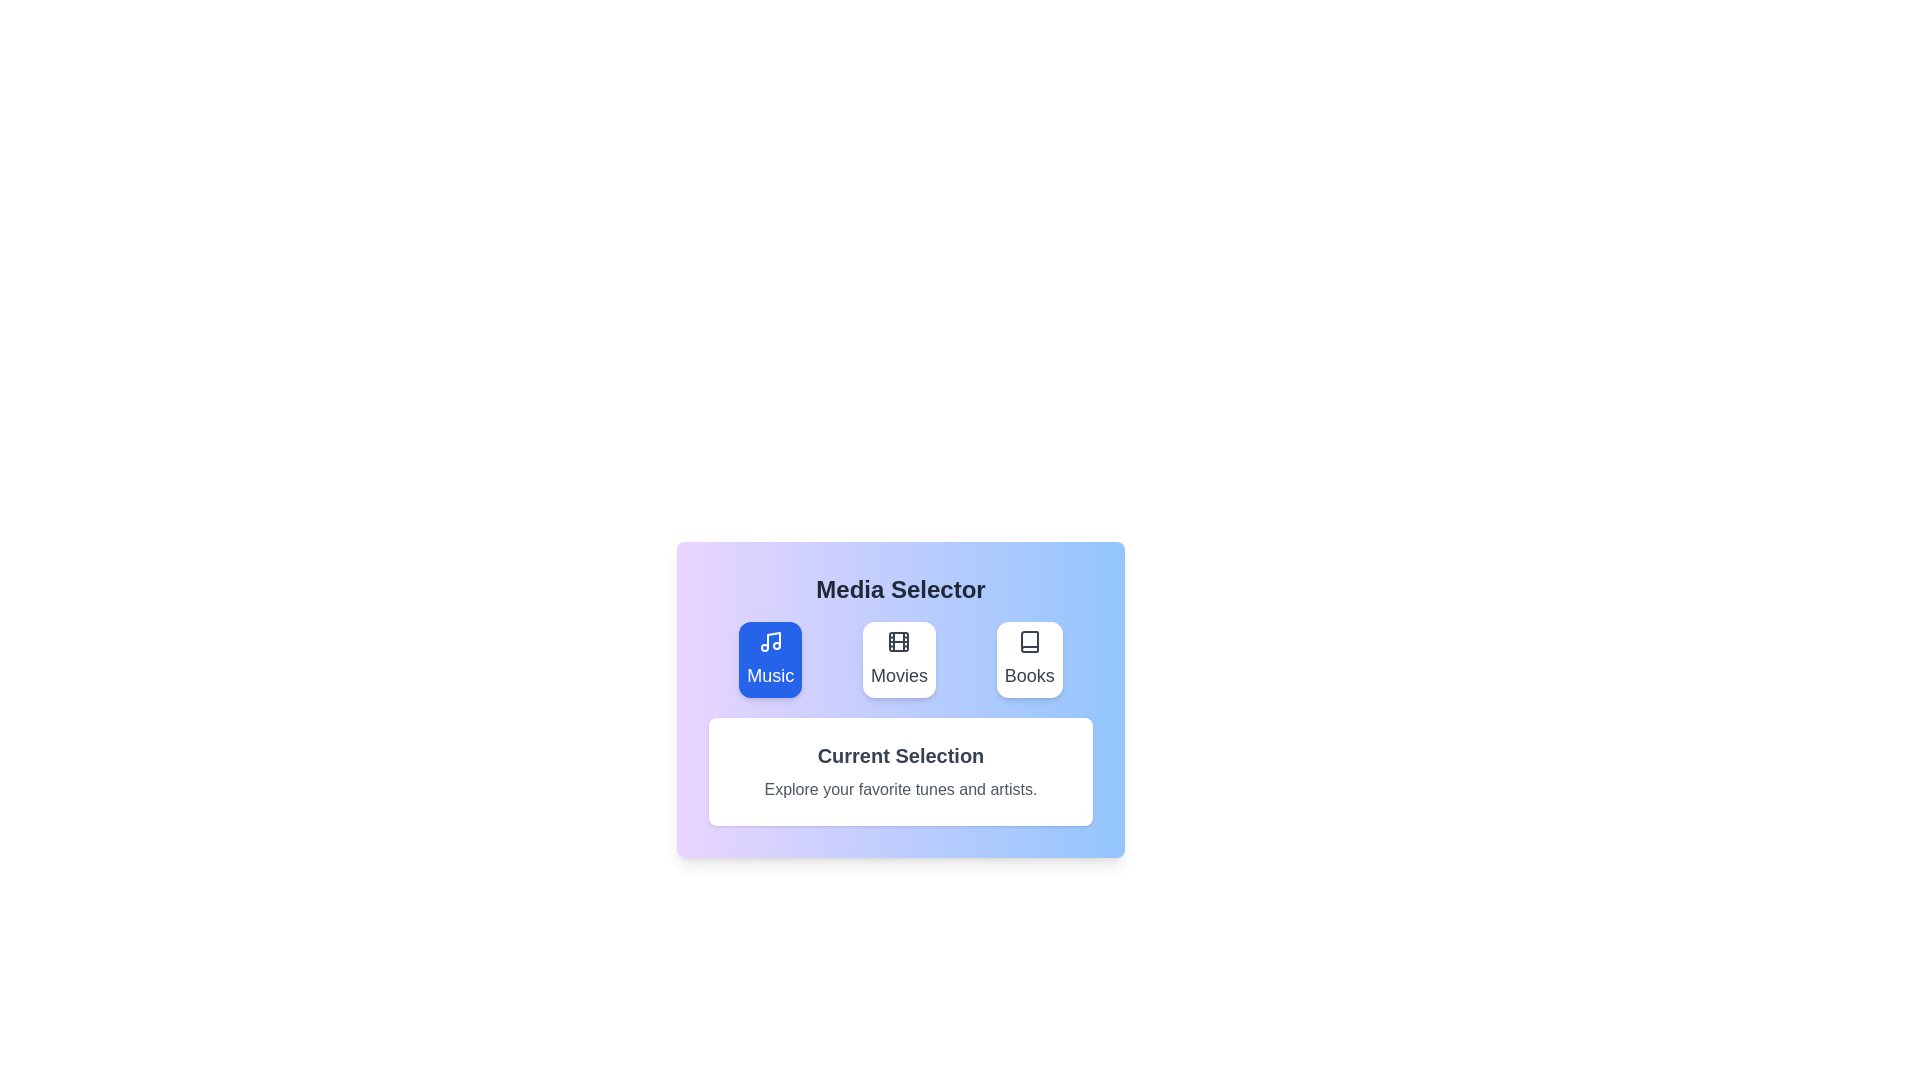 The width and height of the screenshot is (1920, 1080). What do you see at coordinates (769, 659) in the screenshot?
I see `the 'Music' button, which is a vibrant blue rectangular button with white text and a musical note icon, to observe the hover effect` at bounding box center [769, 659].